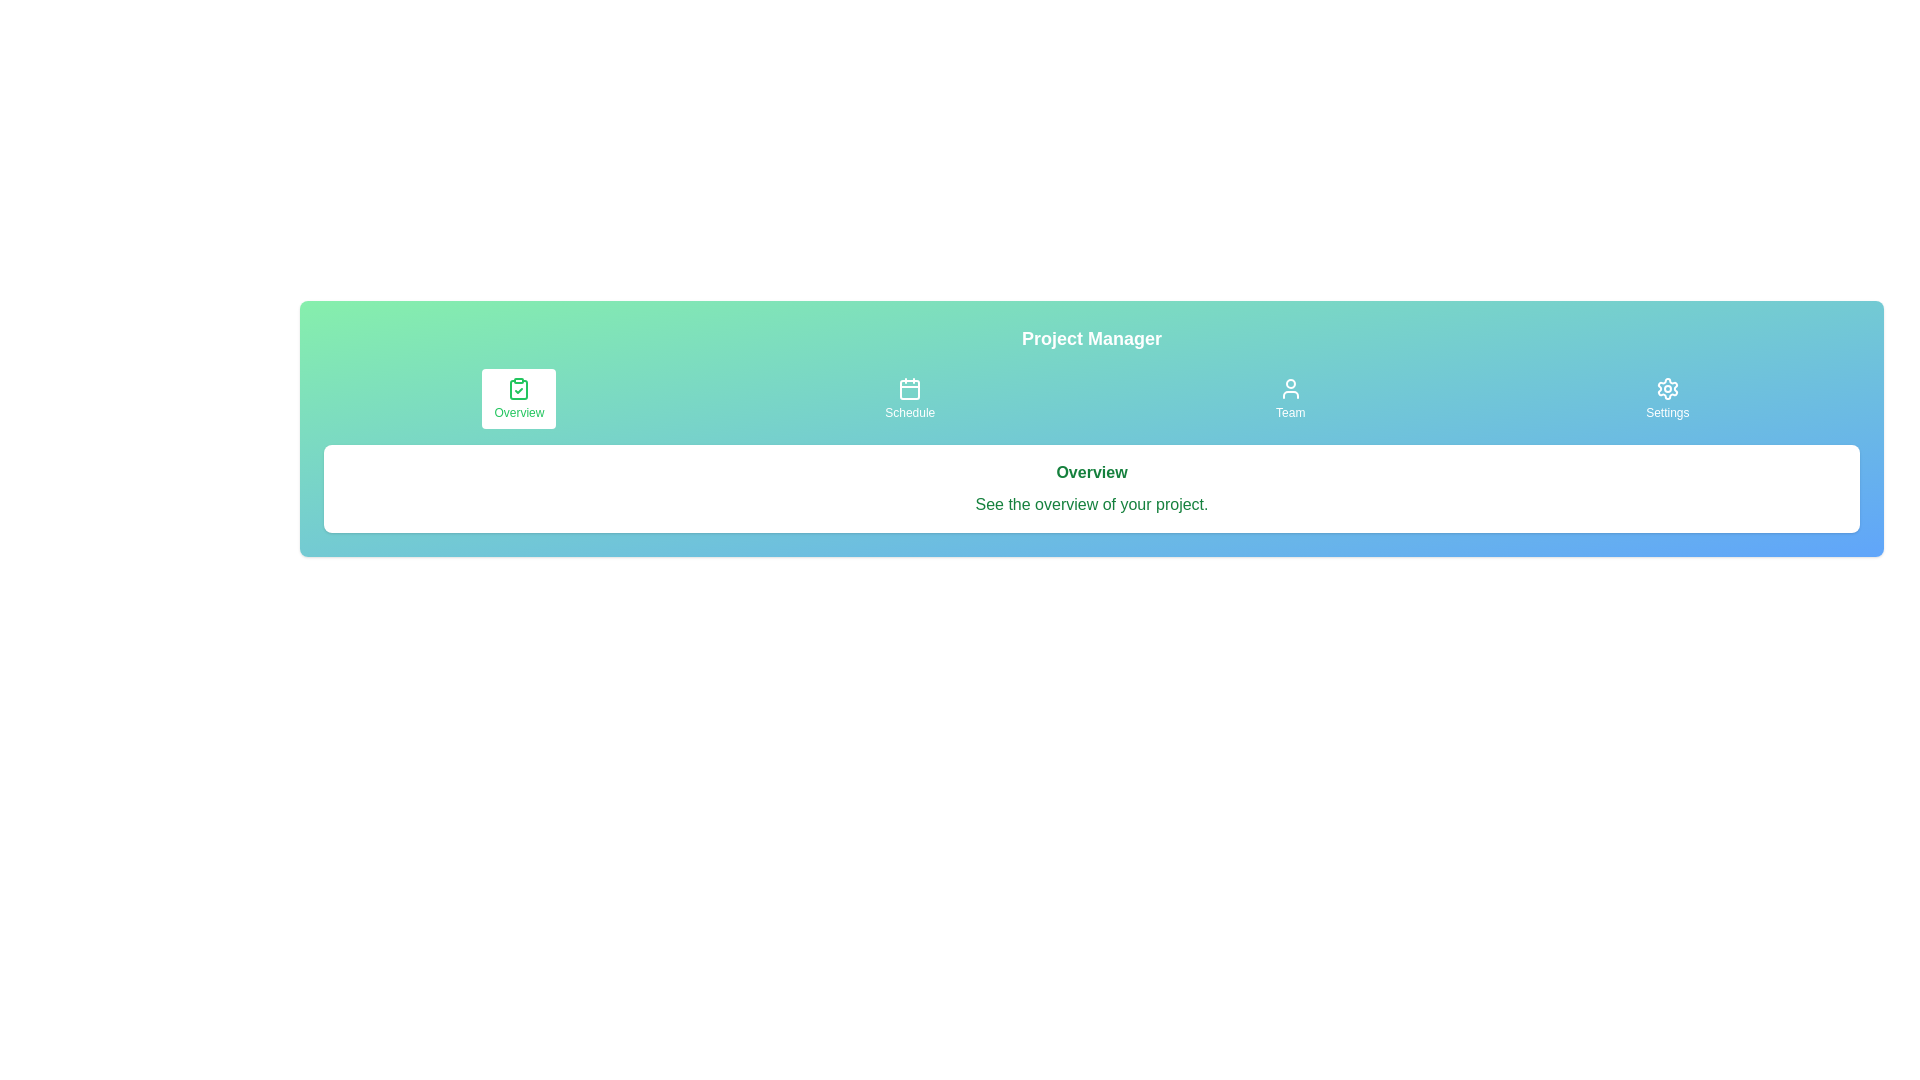  I want to click on the calendar icon with a turquoise background and the label 'Schedule', so click(909, 389).